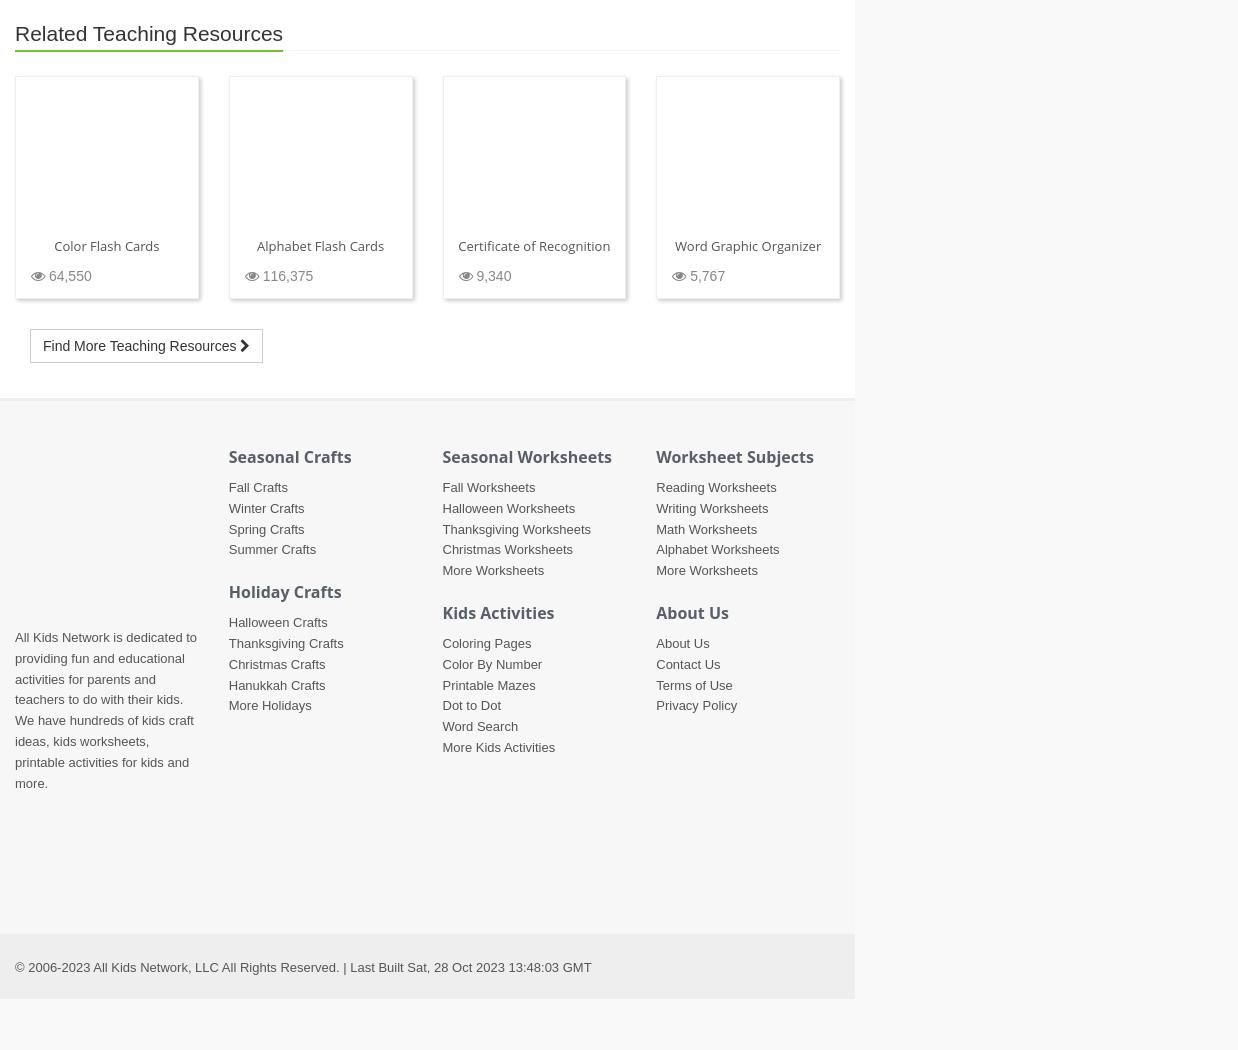  Describe the element at coordinates (533, 246) in the screenshot. I see `'Certificate of Recognition'` at that location.